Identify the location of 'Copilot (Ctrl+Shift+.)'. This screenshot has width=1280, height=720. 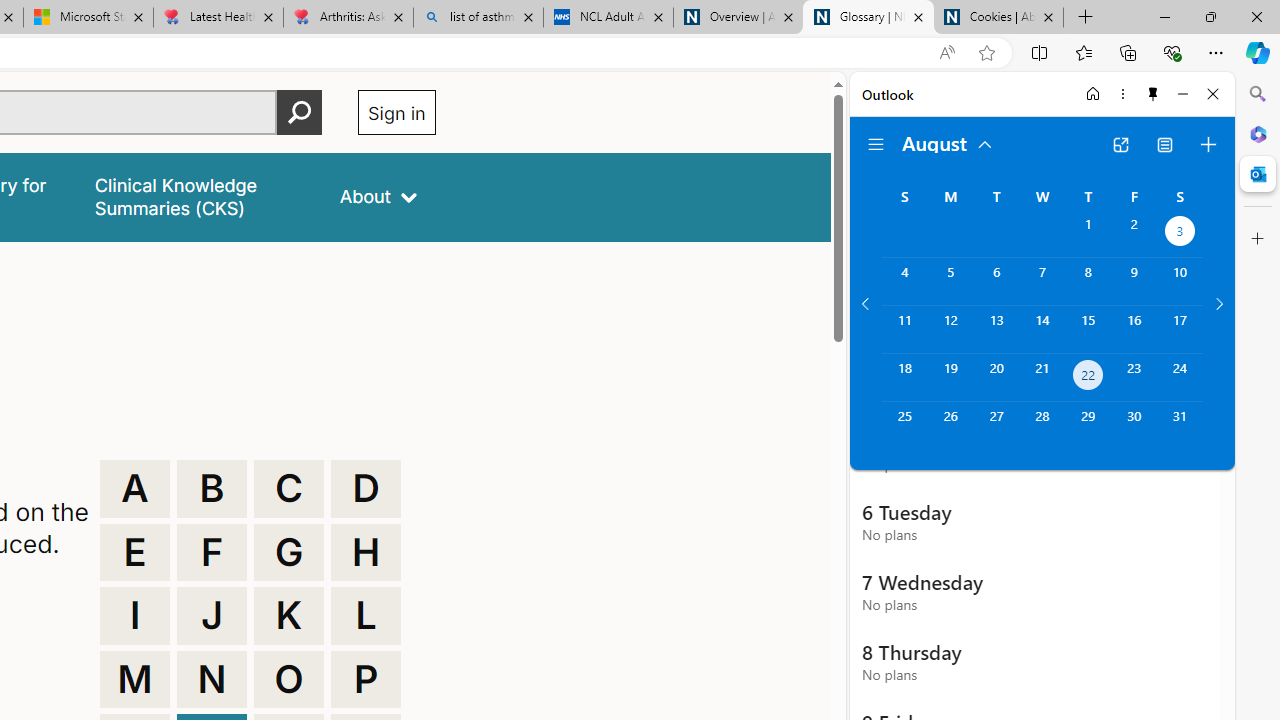
(1257, 51).